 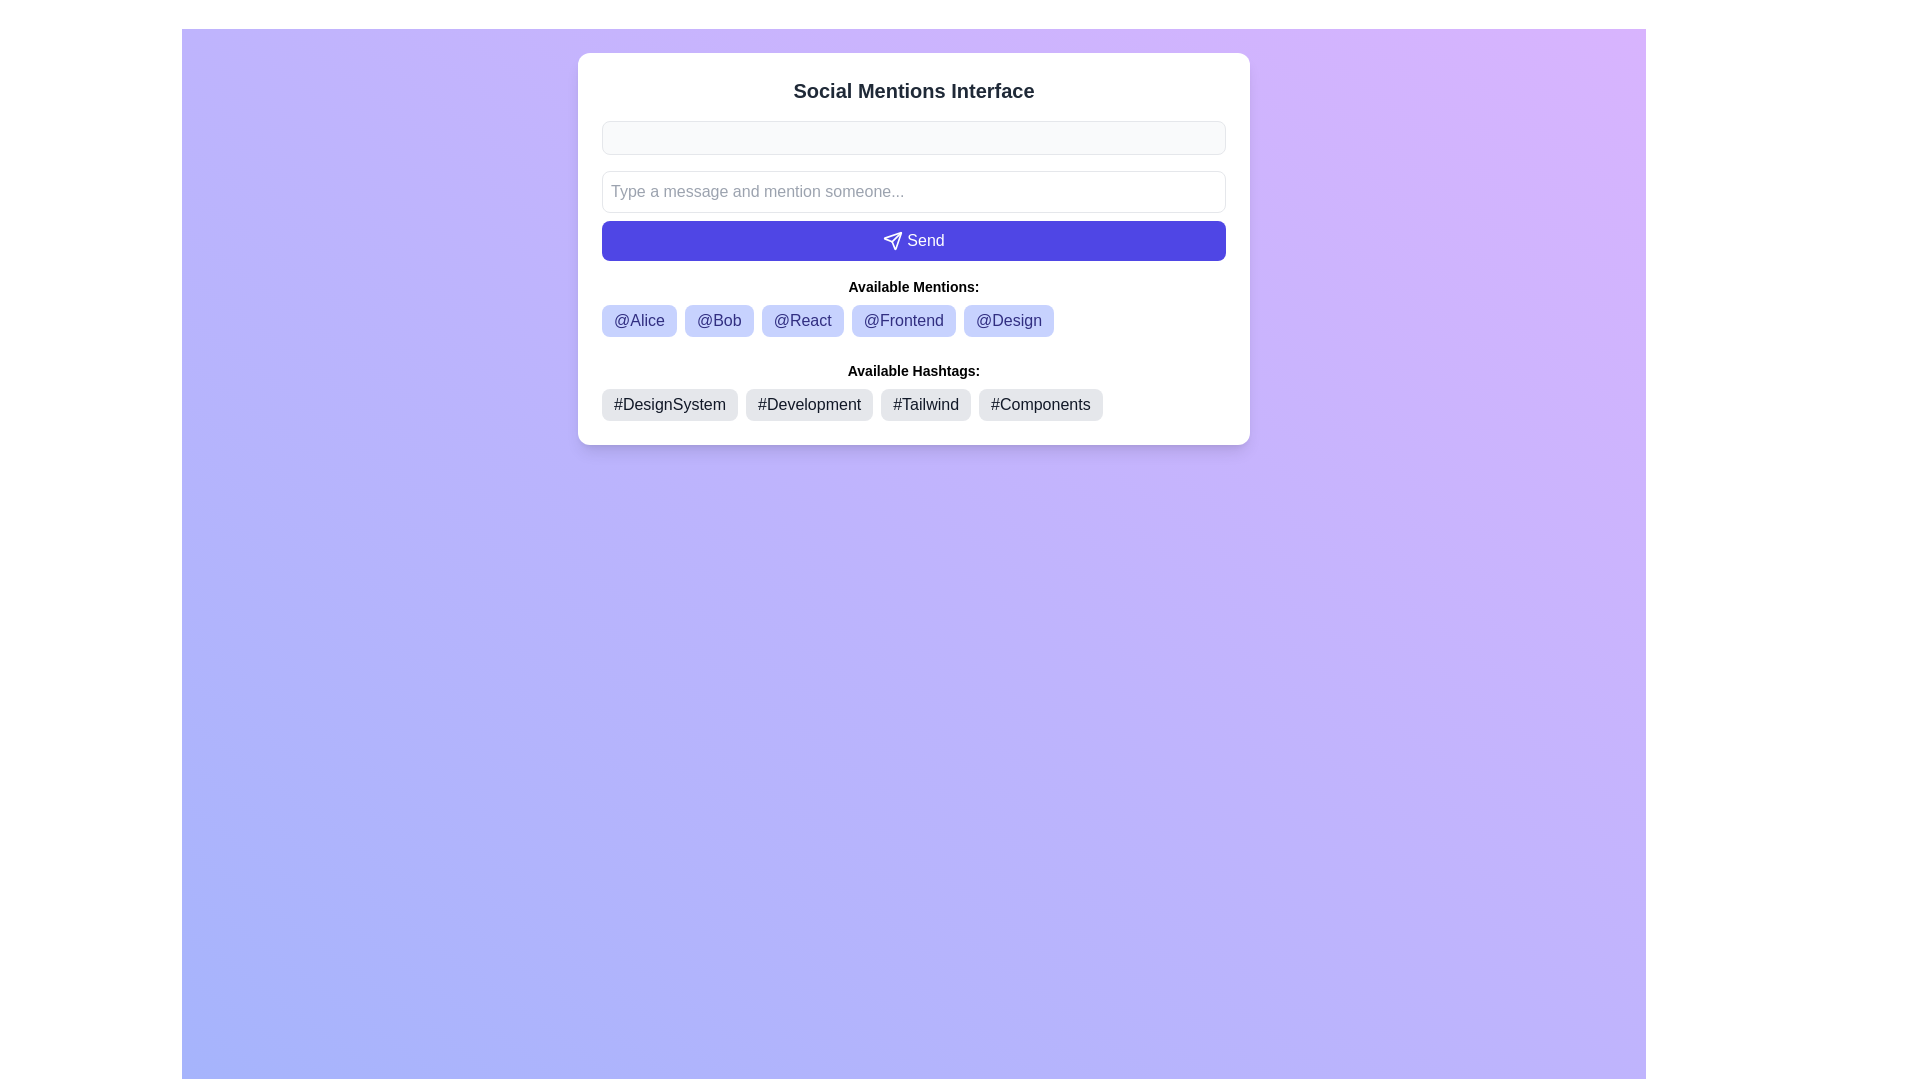 I want to click on one of the tags in the group of labels styled as buttons, which are rectangular with rounded corners, light gray background, and dark gray text, located below the 'Available Hashtags:' label, so click(x=912, y=405).